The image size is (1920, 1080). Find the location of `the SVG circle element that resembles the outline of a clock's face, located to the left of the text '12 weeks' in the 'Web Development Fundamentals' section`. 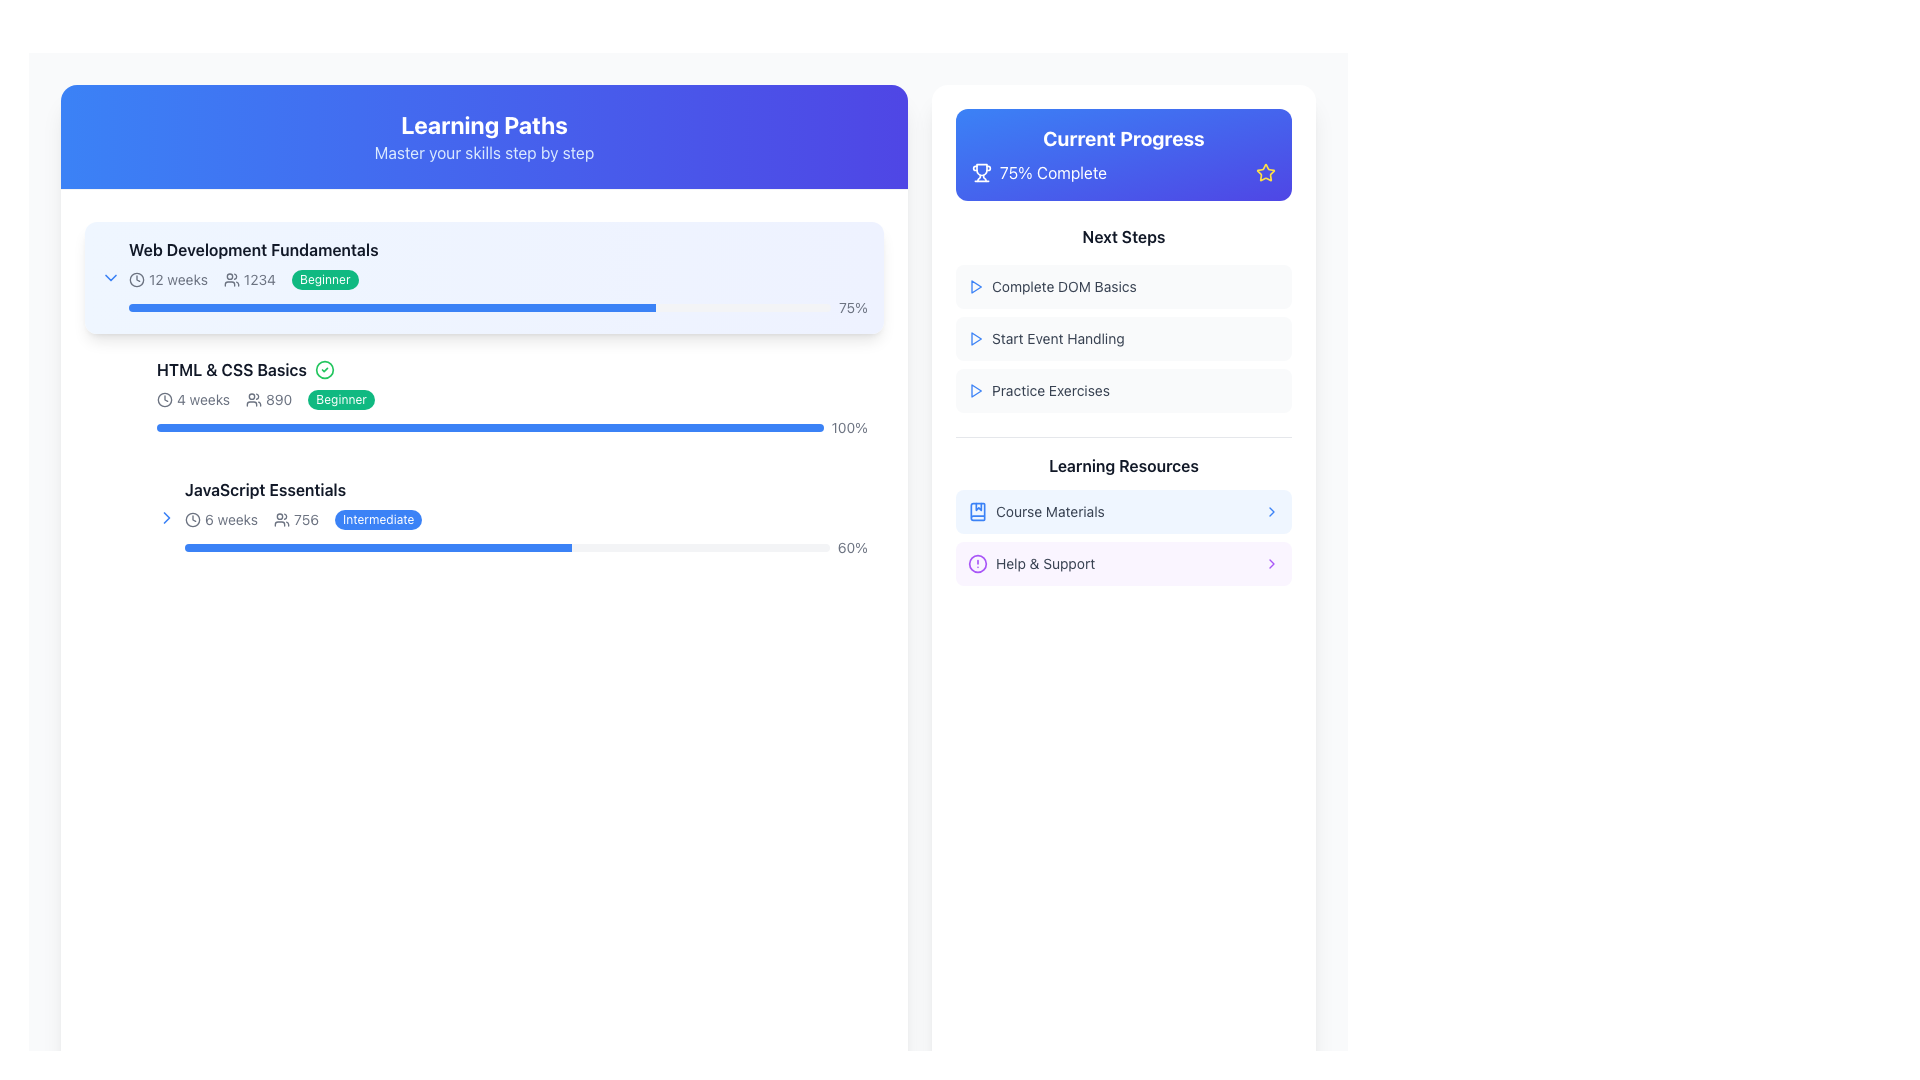

the SVG circle element that resembles the outline of a clock's face, located to the left of the text '12 weeks' in the 'Web Development Fundamentals' section is located at coordinates (136, 280).